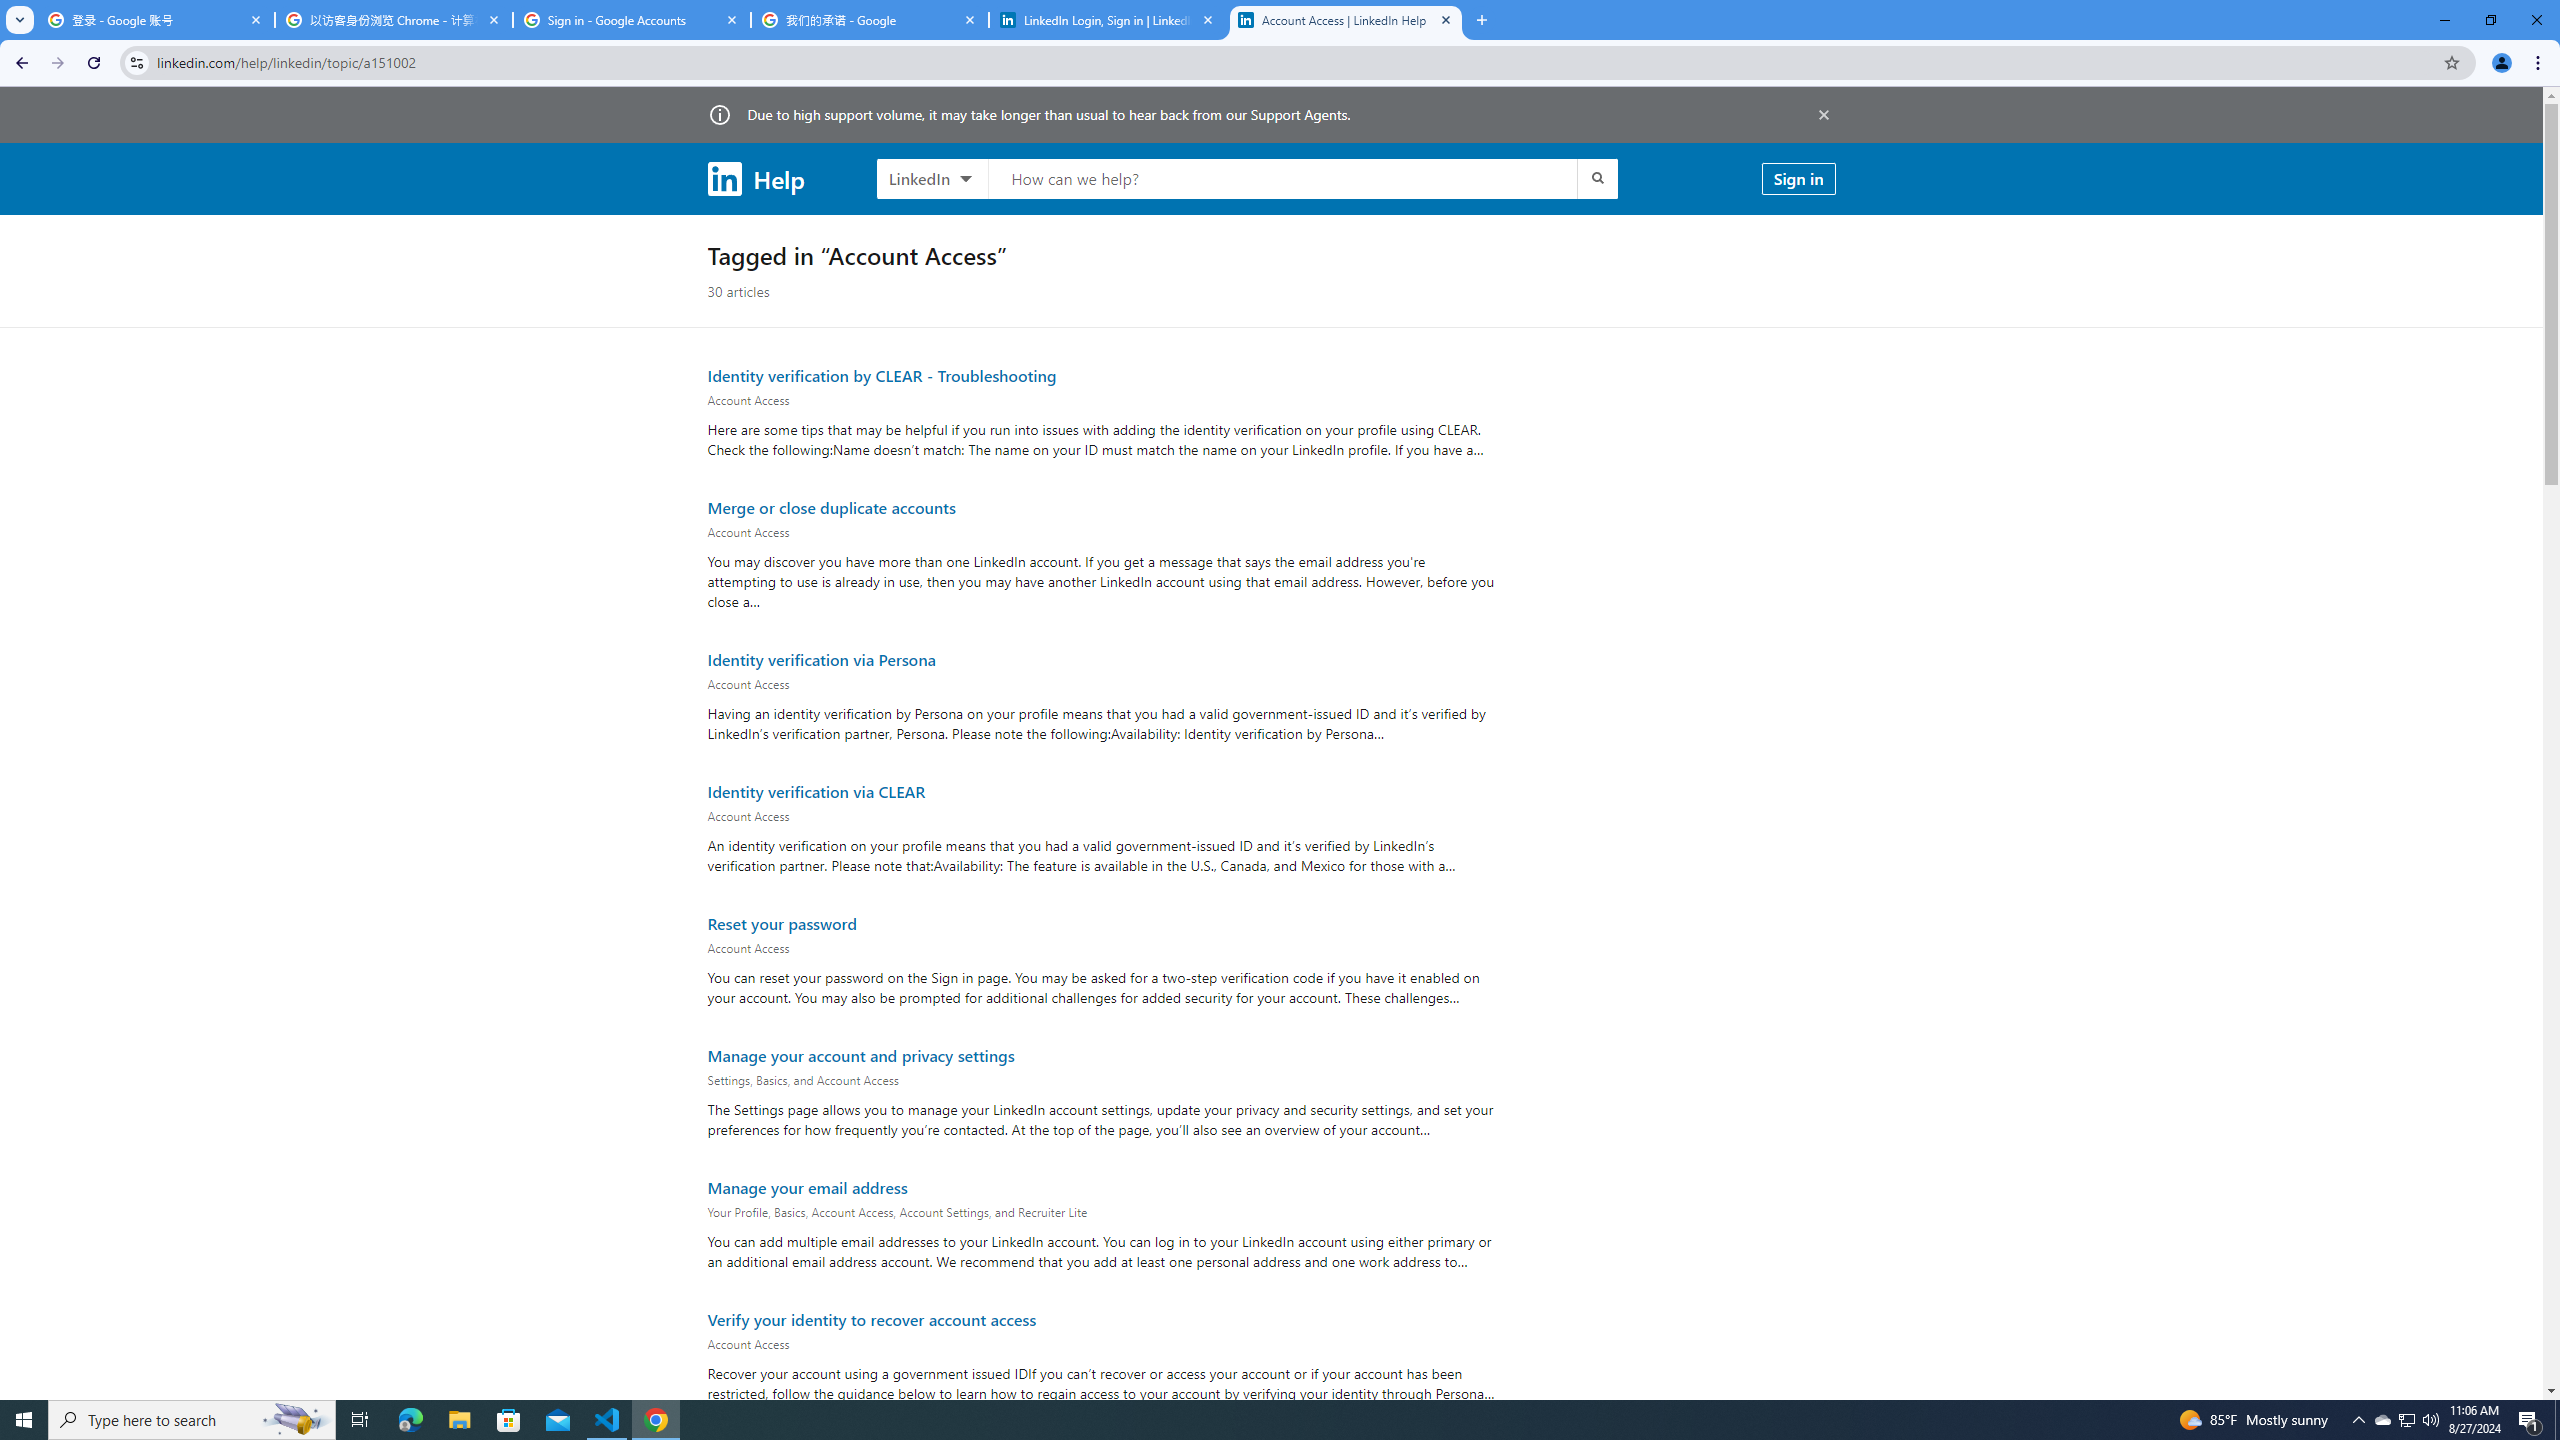  Describe the element at coordinates (782, 922) in the screenshot. I see `'Reset your password'` at that location.